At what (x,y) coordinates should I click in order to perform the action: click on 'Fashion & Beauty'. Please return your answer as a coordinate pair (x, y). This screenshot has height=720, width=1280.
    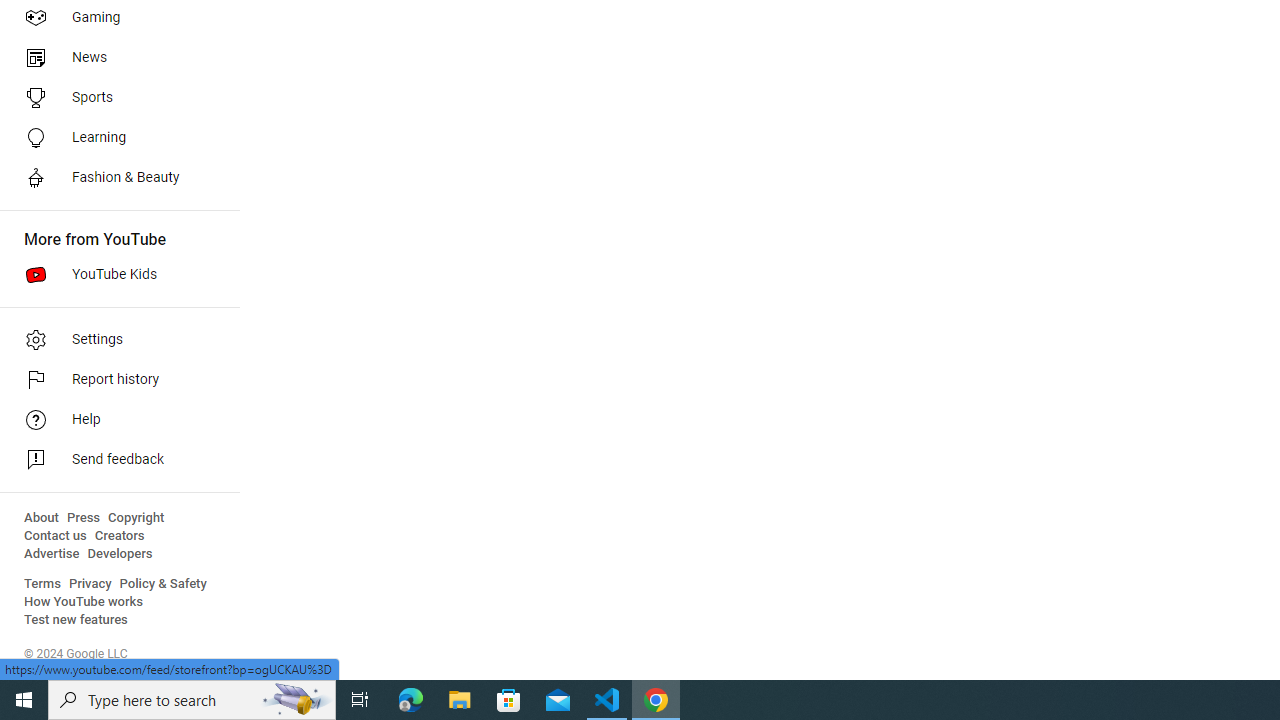
    Looking at the image, I should click on (112, 176).